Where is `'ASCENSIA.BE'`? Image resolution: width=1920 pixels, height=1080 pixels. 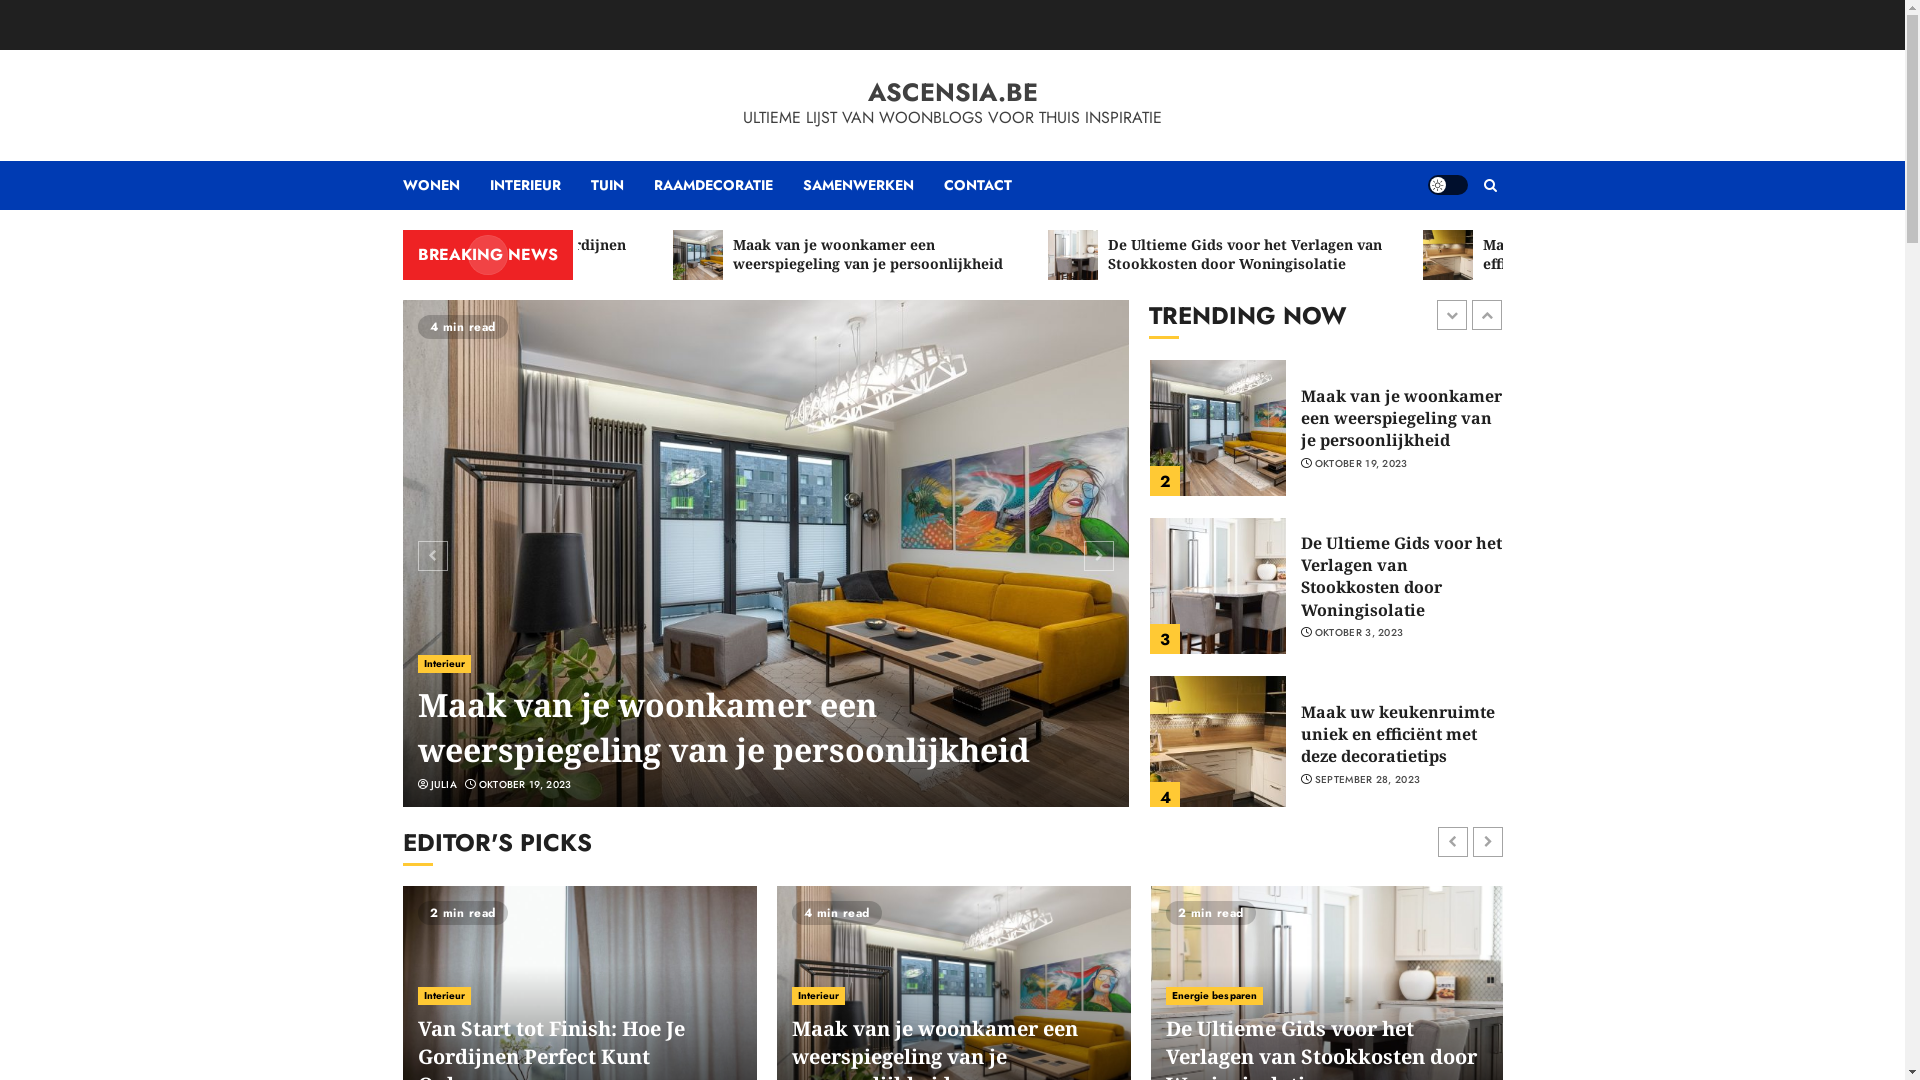 'ASCENSIA.BE' is located at coordinates (952, 92).